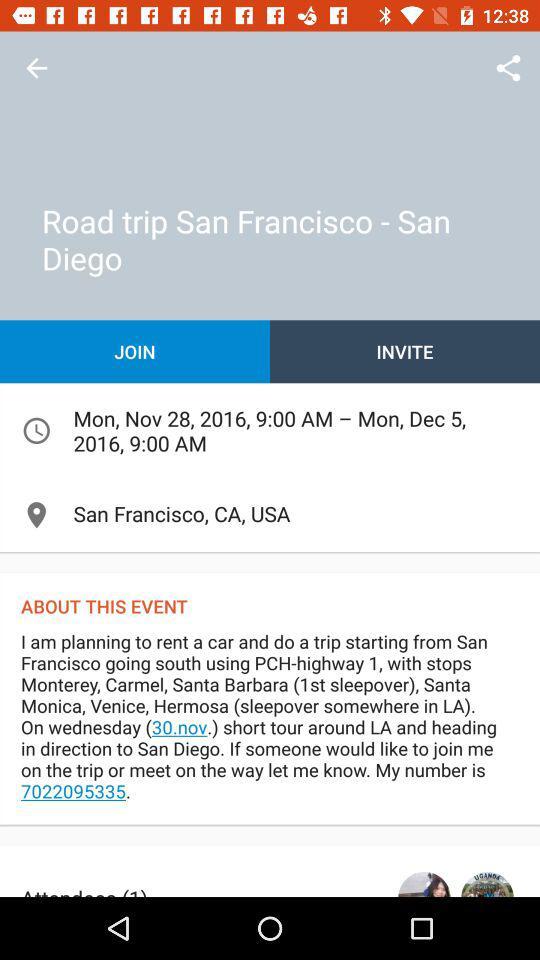 The image size is (540, 960). Describe the element at coordinates (508, 68) in the screenshot. I see `item at the top right corner` at that location.